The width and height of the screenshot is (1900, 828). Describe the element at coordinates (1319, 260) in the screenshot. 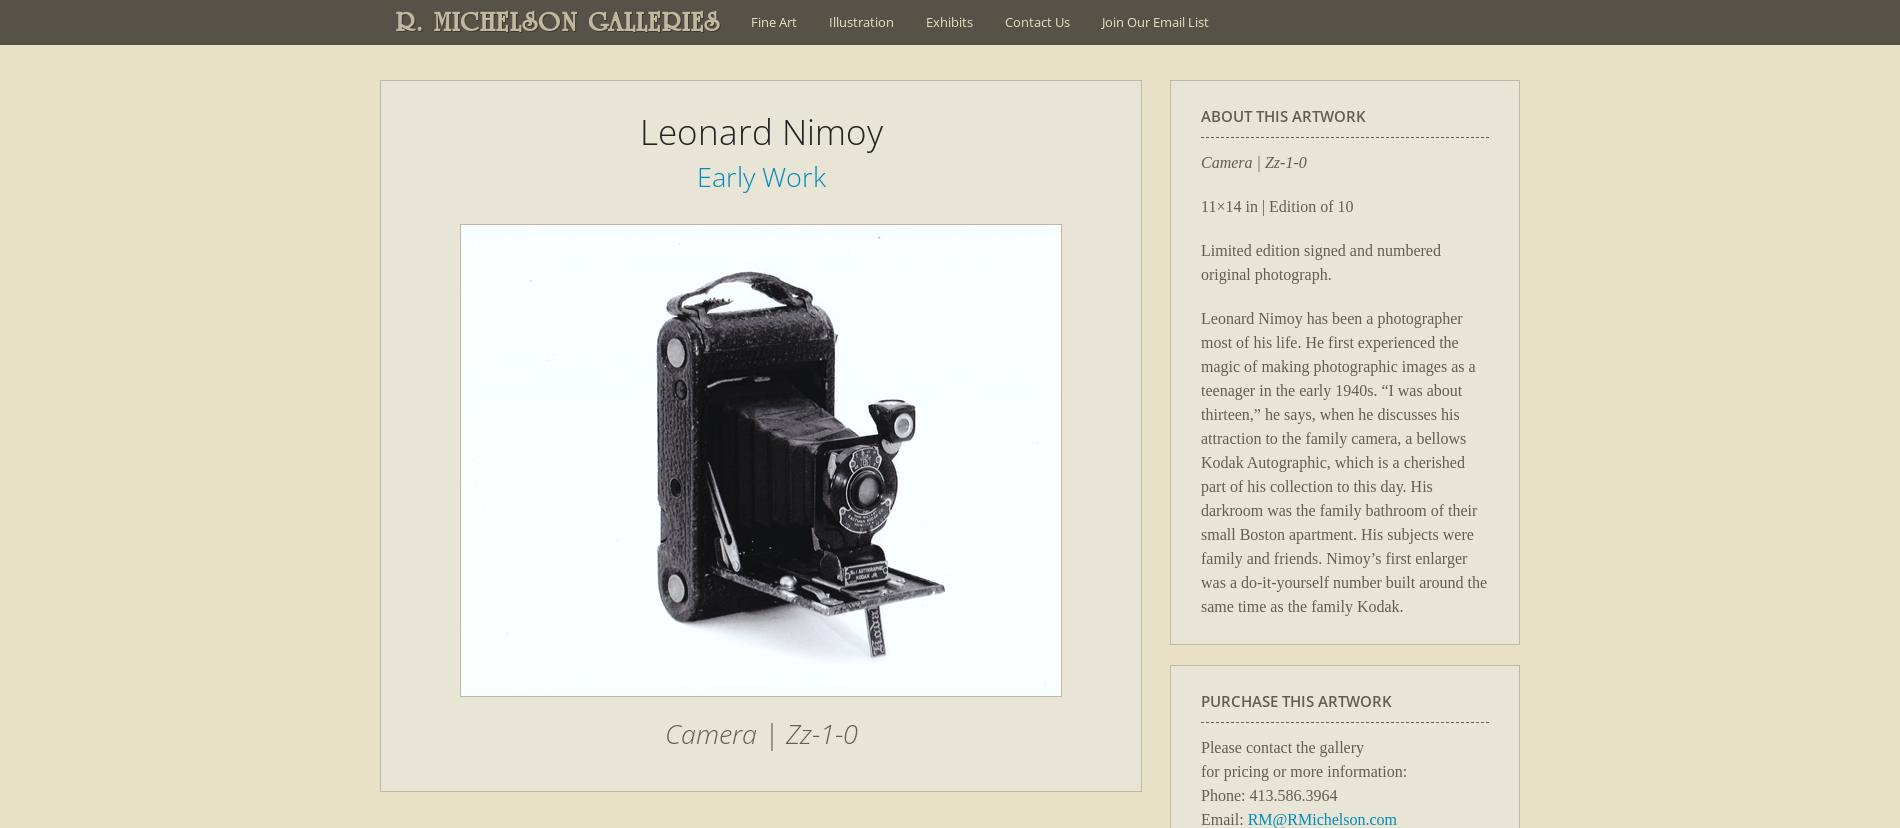

I see `'Limited edition signed and numbered original photograph.'` at that location.